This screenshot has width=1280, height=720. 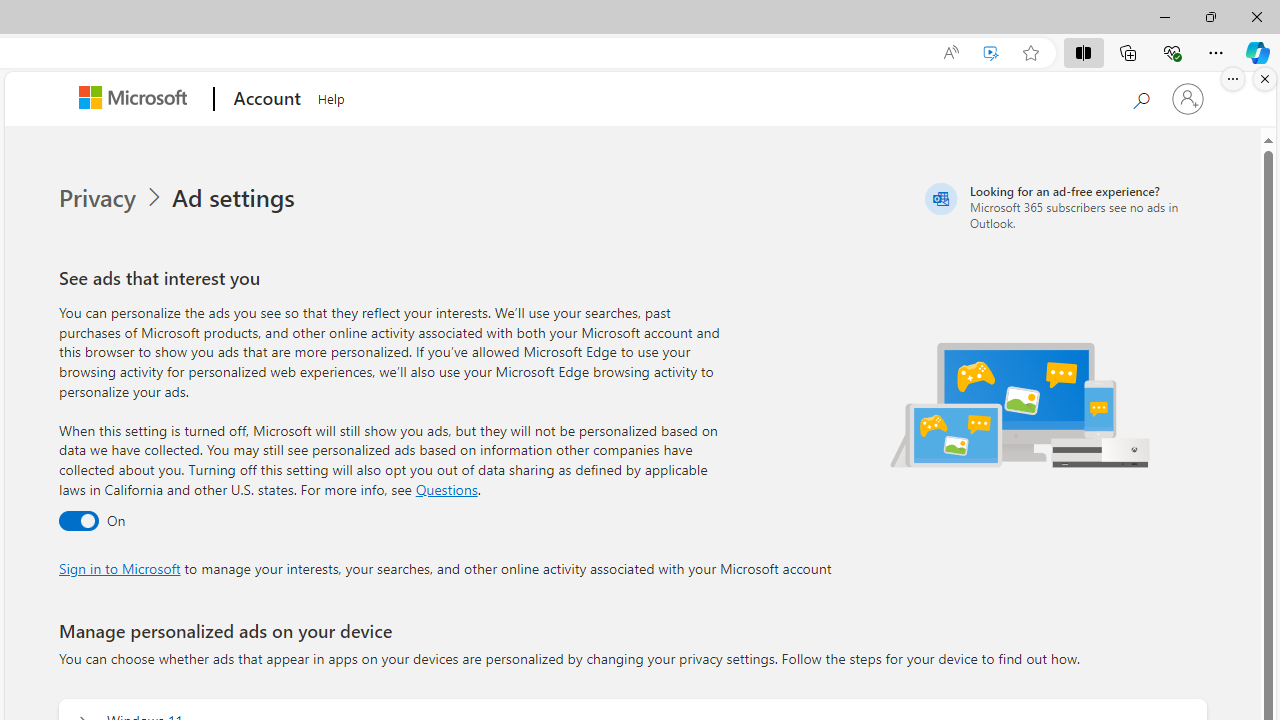 What do you see at coordinates (1188, 99) in the screenshot?
I see `'Sign in to your account'` at bounding box center [1188, 99].